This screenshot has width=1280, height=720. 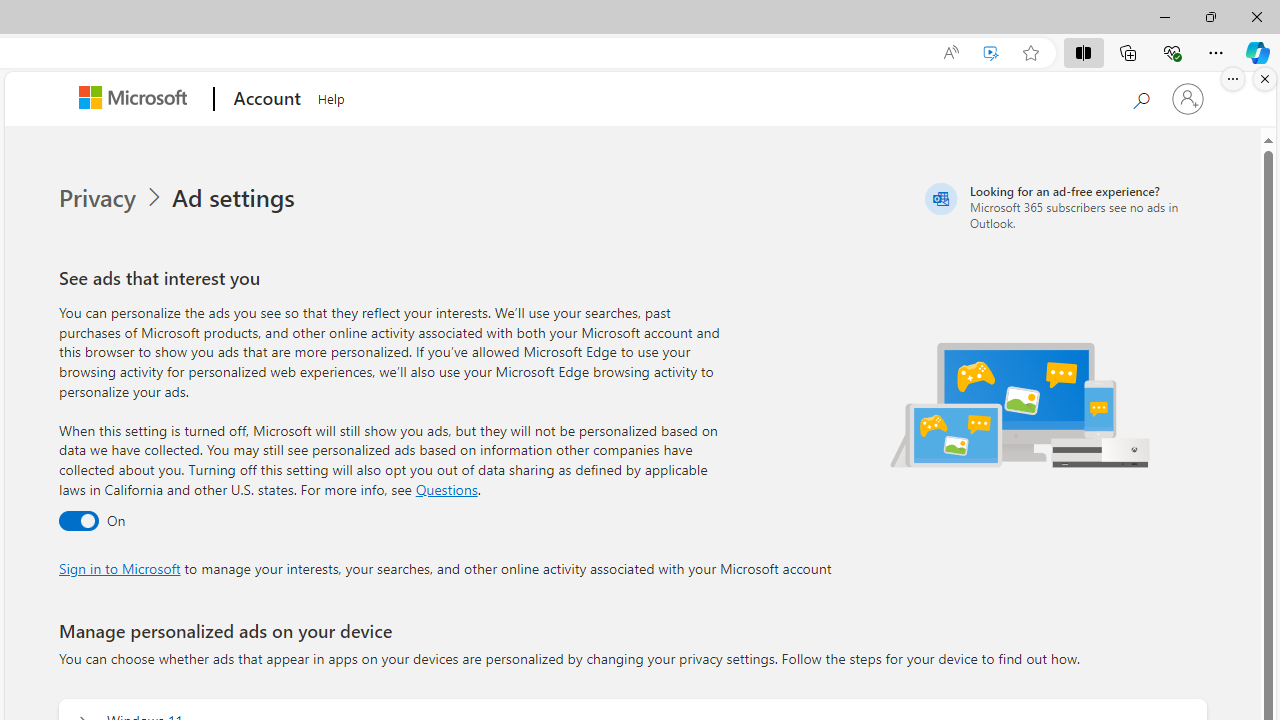 What do you see at coordinates (1188, 99) in the screenshot?
I see `'Sign in to your account'` at bounding box center [1188, 99].